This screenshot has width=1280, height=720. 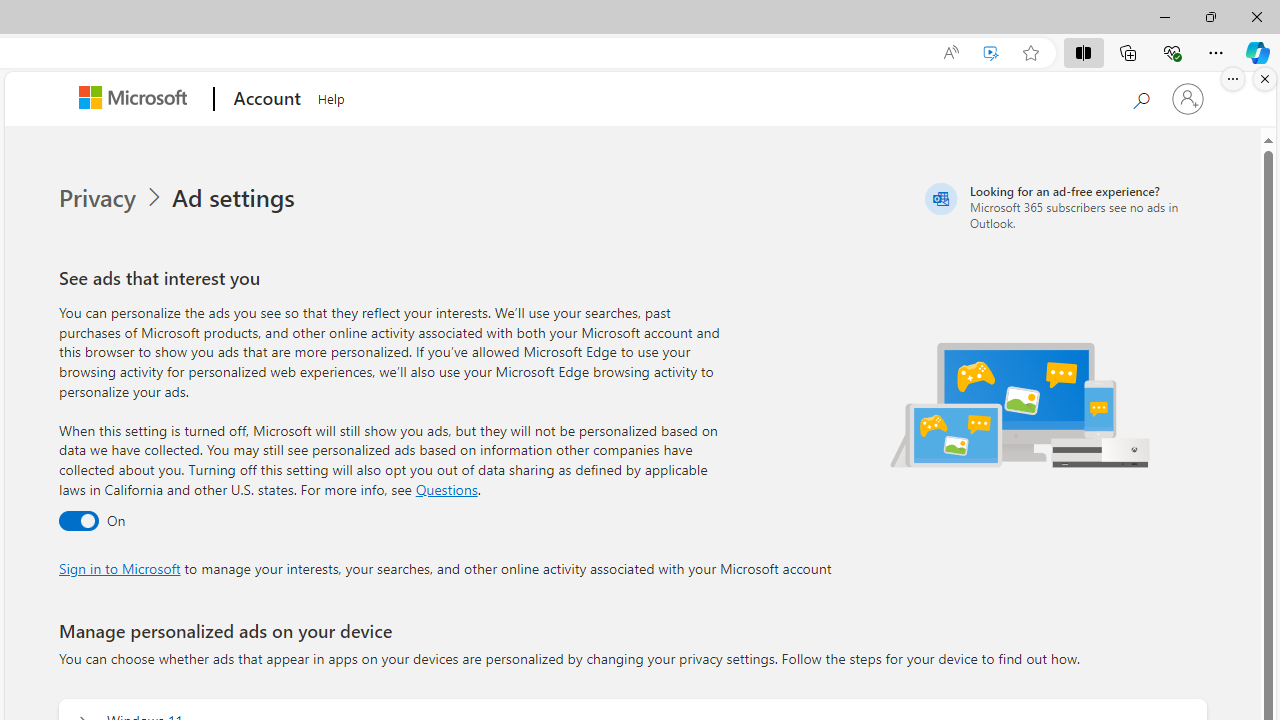 What do you see at coordinates (1188, 99) in the screenshot?
I see `'Sign in to your account'` at bounding box center [1188, 99].